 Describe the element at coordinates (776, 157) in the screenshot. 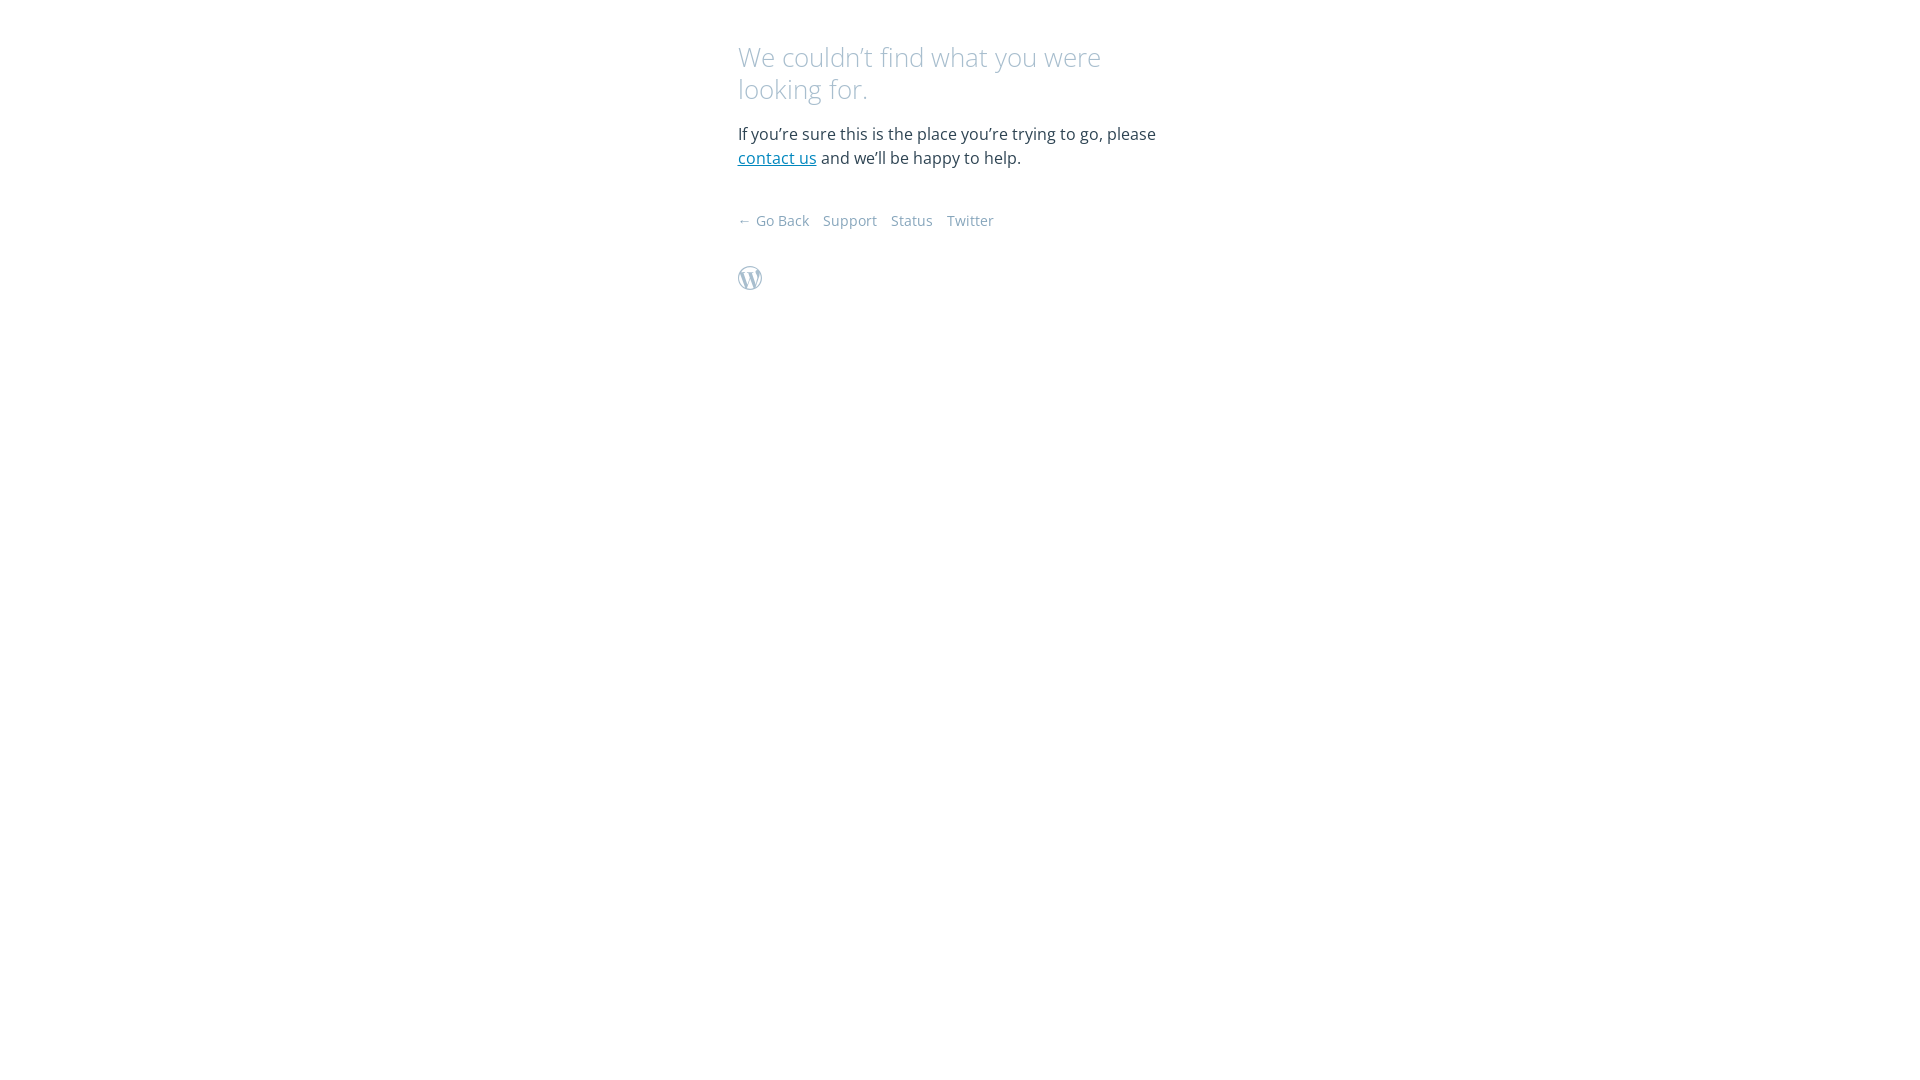

I see `'contact us'` at that location.